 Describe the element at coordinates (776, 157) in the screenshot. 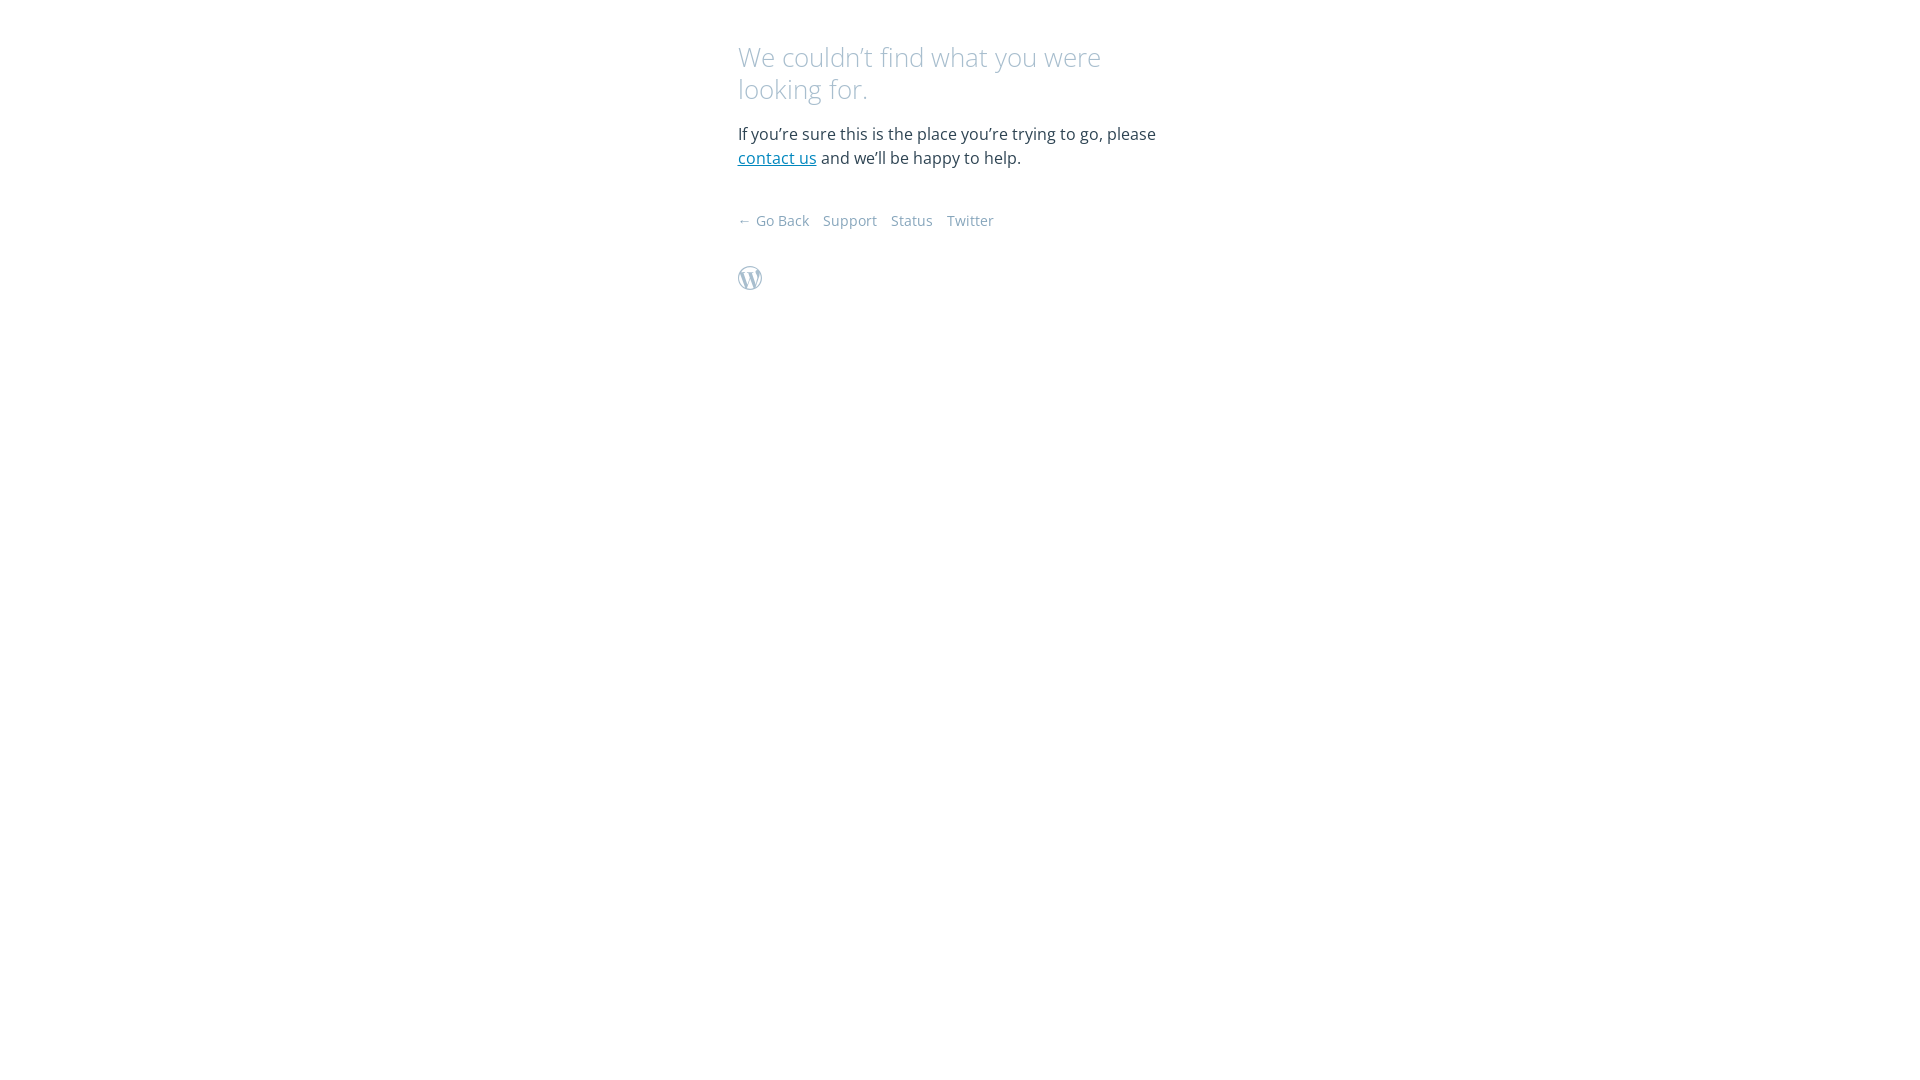

I see `'contact us'` at that location.